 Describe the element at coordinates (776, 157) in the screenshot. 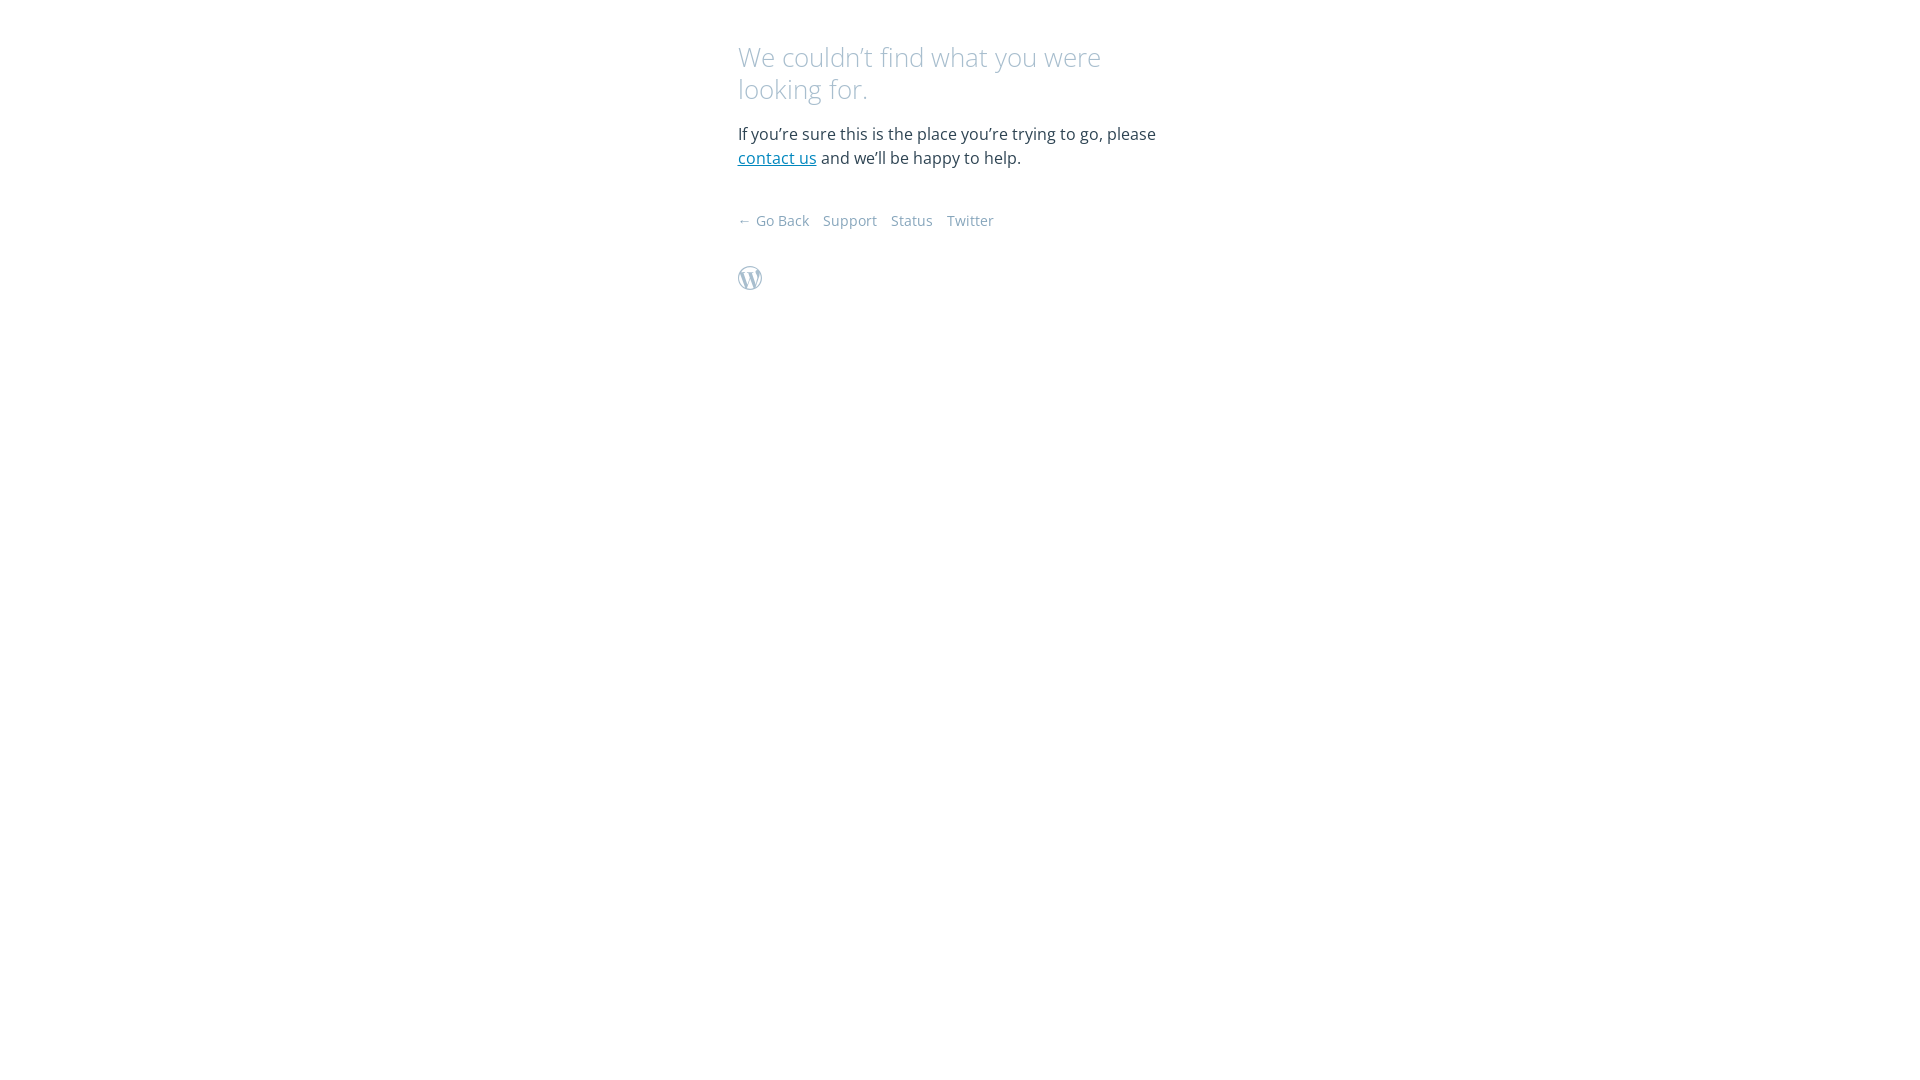

I see `'contact us'` at that location.